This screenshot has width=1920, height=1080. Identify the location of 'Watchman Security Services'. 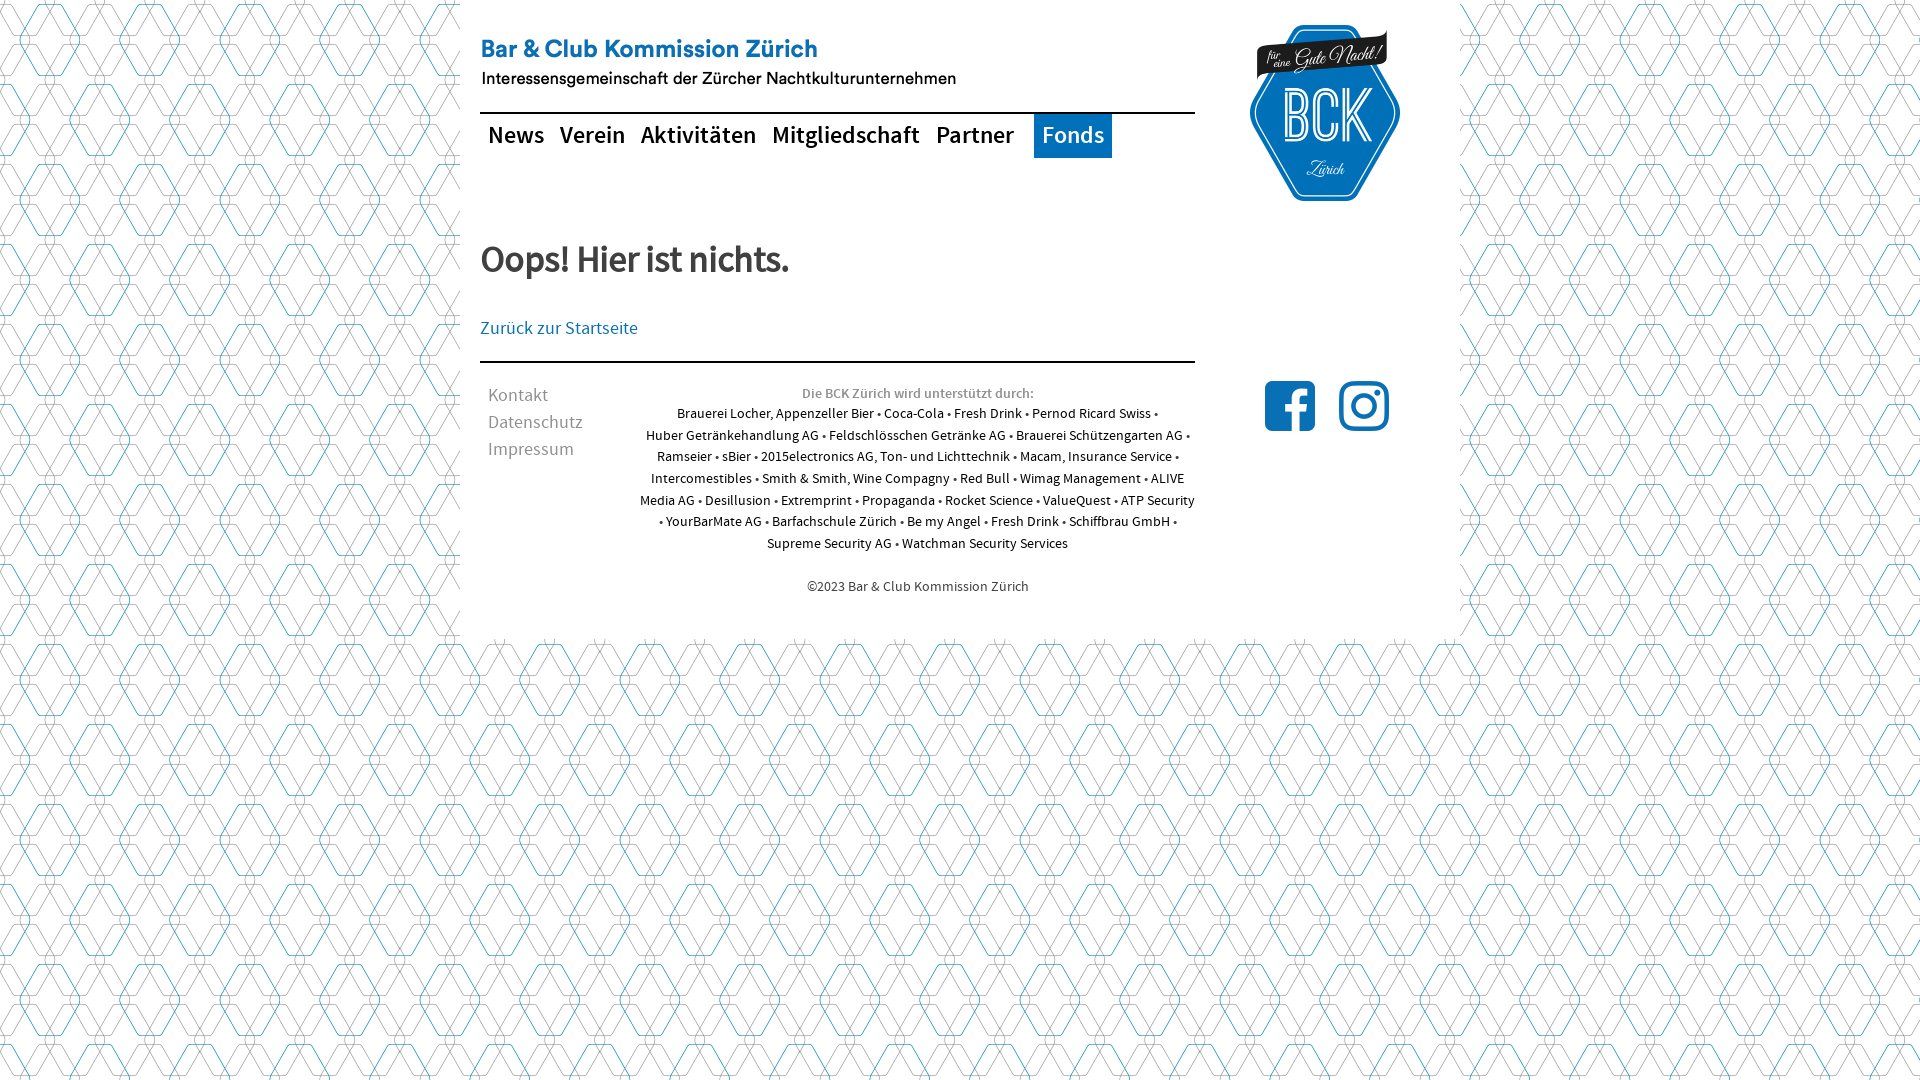
(984, 543).